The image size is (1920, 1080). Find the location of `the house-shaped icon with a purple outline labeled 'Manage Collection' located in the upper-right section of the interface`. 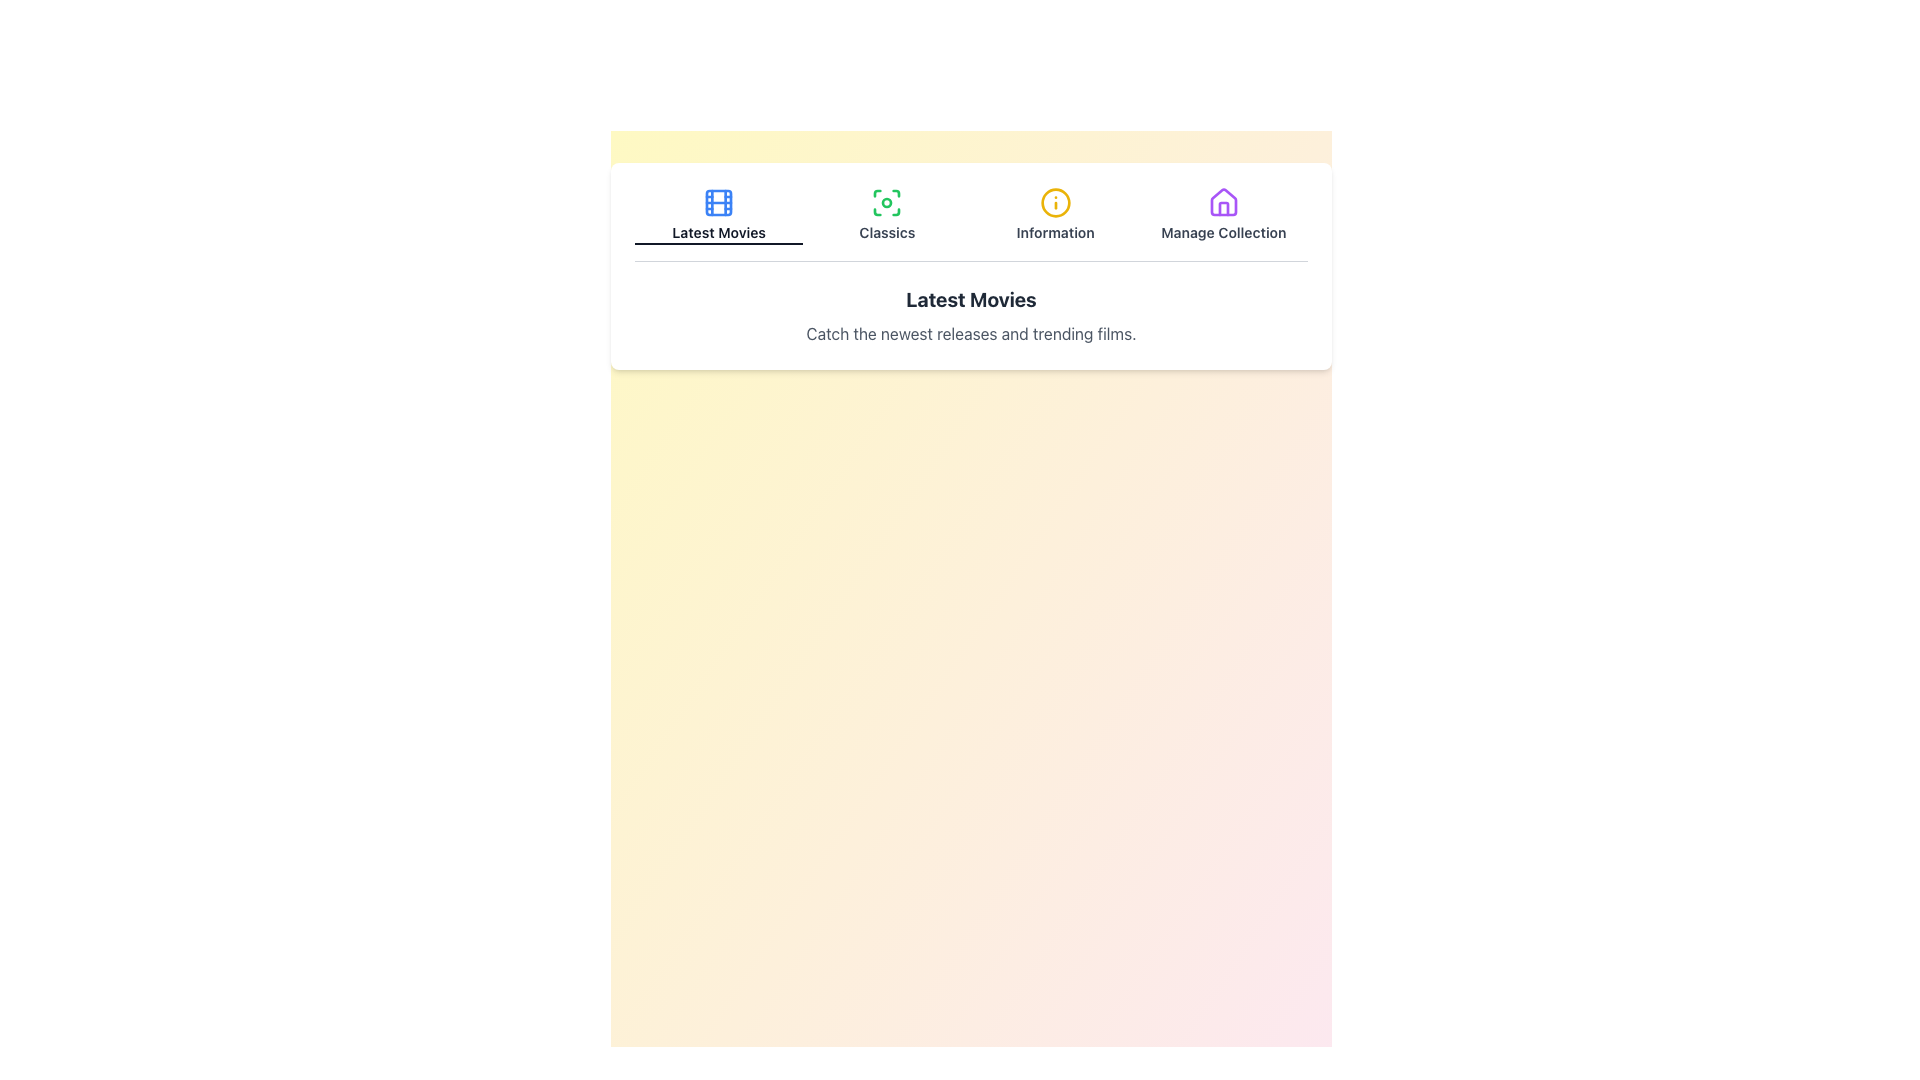

the house-shaped icon with a purple outline labeled 'Manage Collection' located in the upper-right section of the interface is located at coordinates (1222, 202).